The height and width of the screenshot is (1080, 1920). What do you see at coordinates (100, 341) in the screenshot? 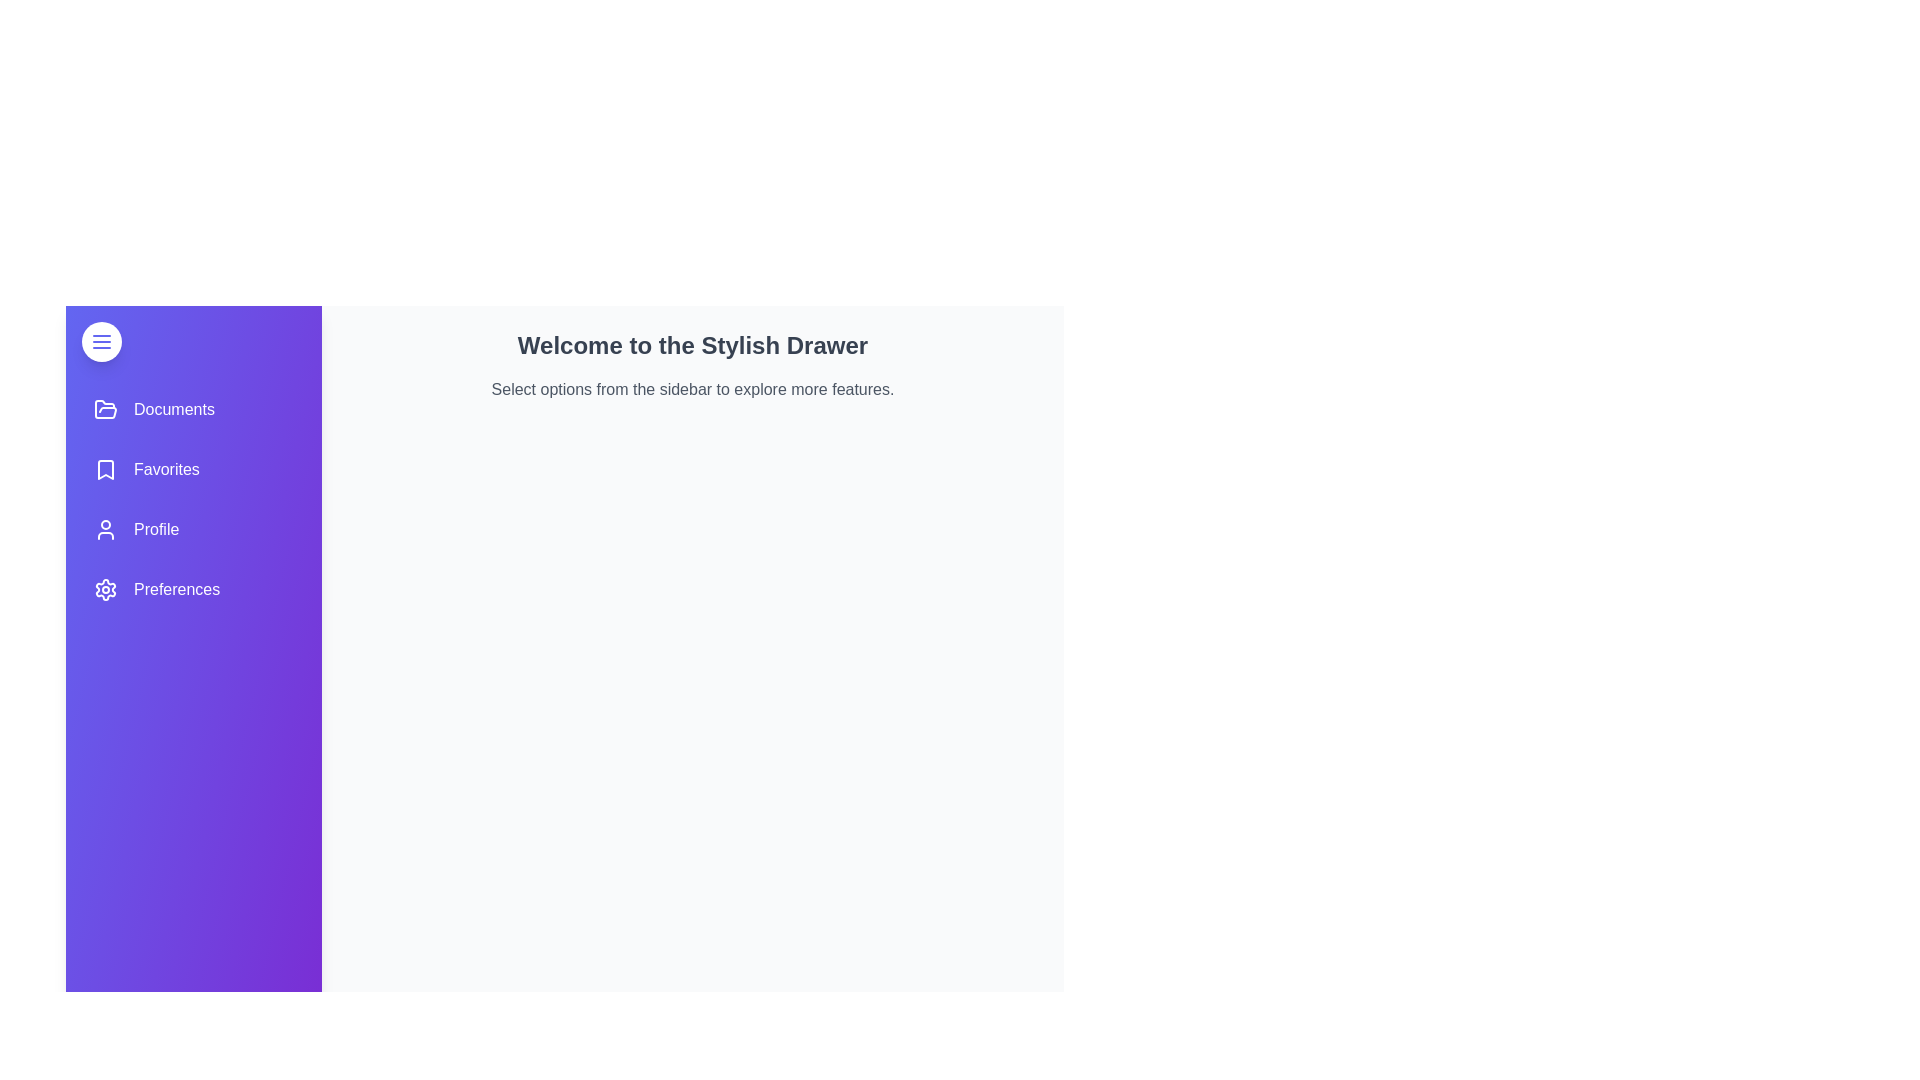
I see `the toggle button to change the drawer's state` at bounding box center [100, 341].